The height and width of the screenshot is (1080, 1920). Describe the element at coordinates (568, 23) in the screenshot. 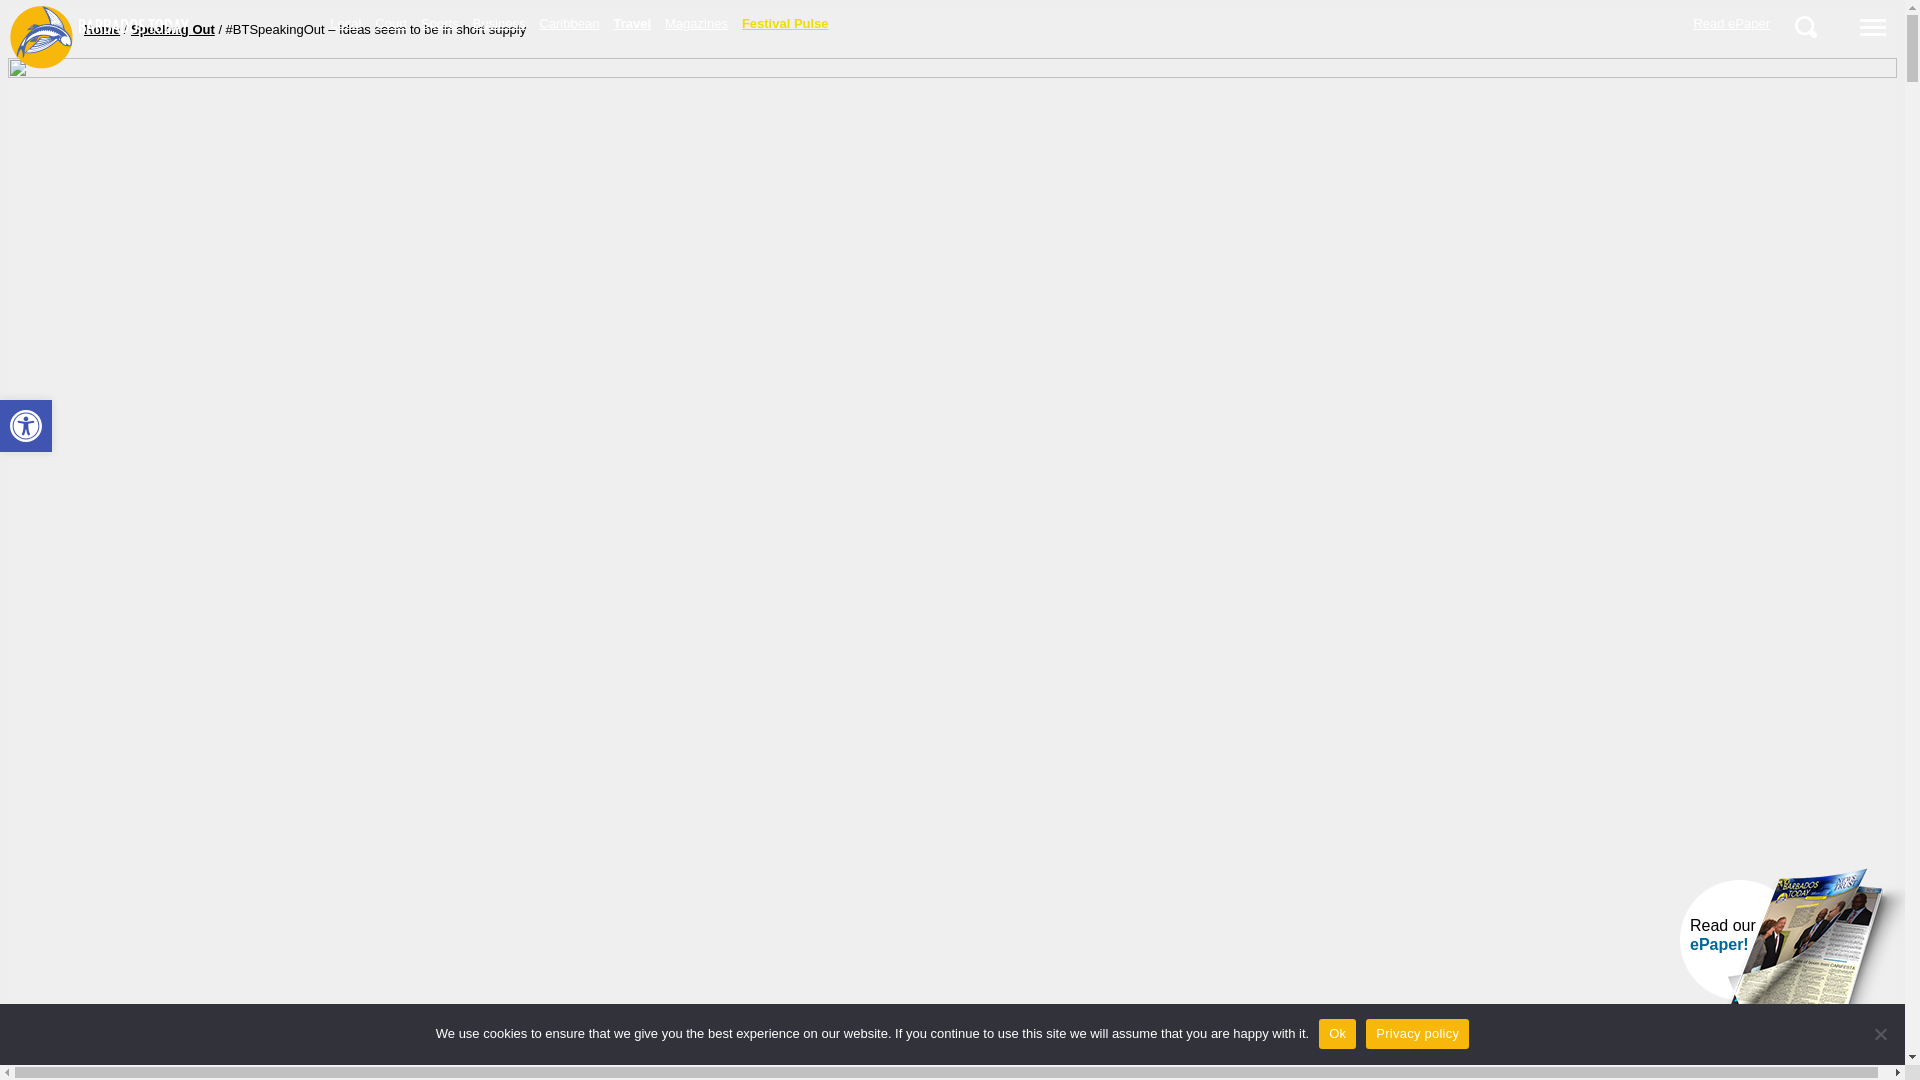

I see `'Caribbean'` at that location.